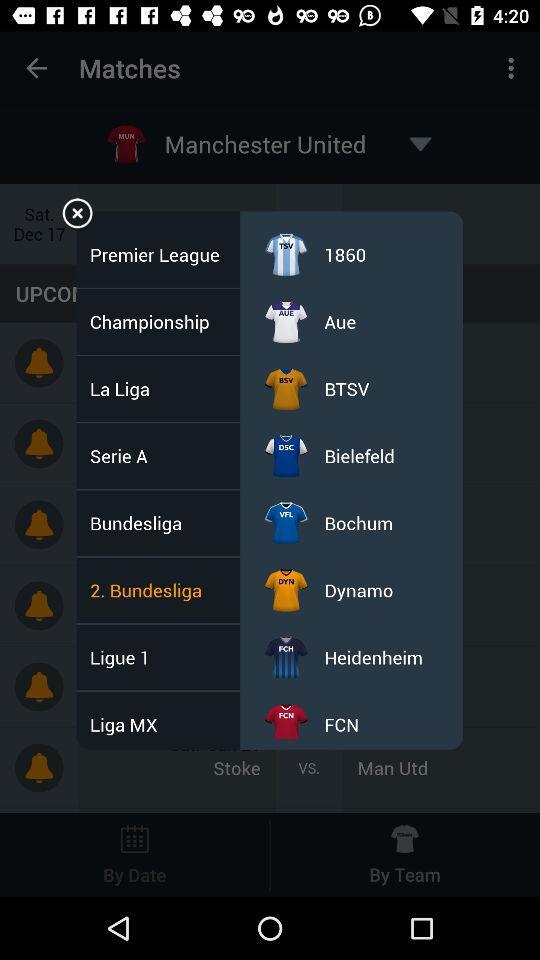 This screenshot has height=960, width=540. Describe the element at coordinates (151, 590) in the screenshot. I see `the 2. bundesliga` at that location.